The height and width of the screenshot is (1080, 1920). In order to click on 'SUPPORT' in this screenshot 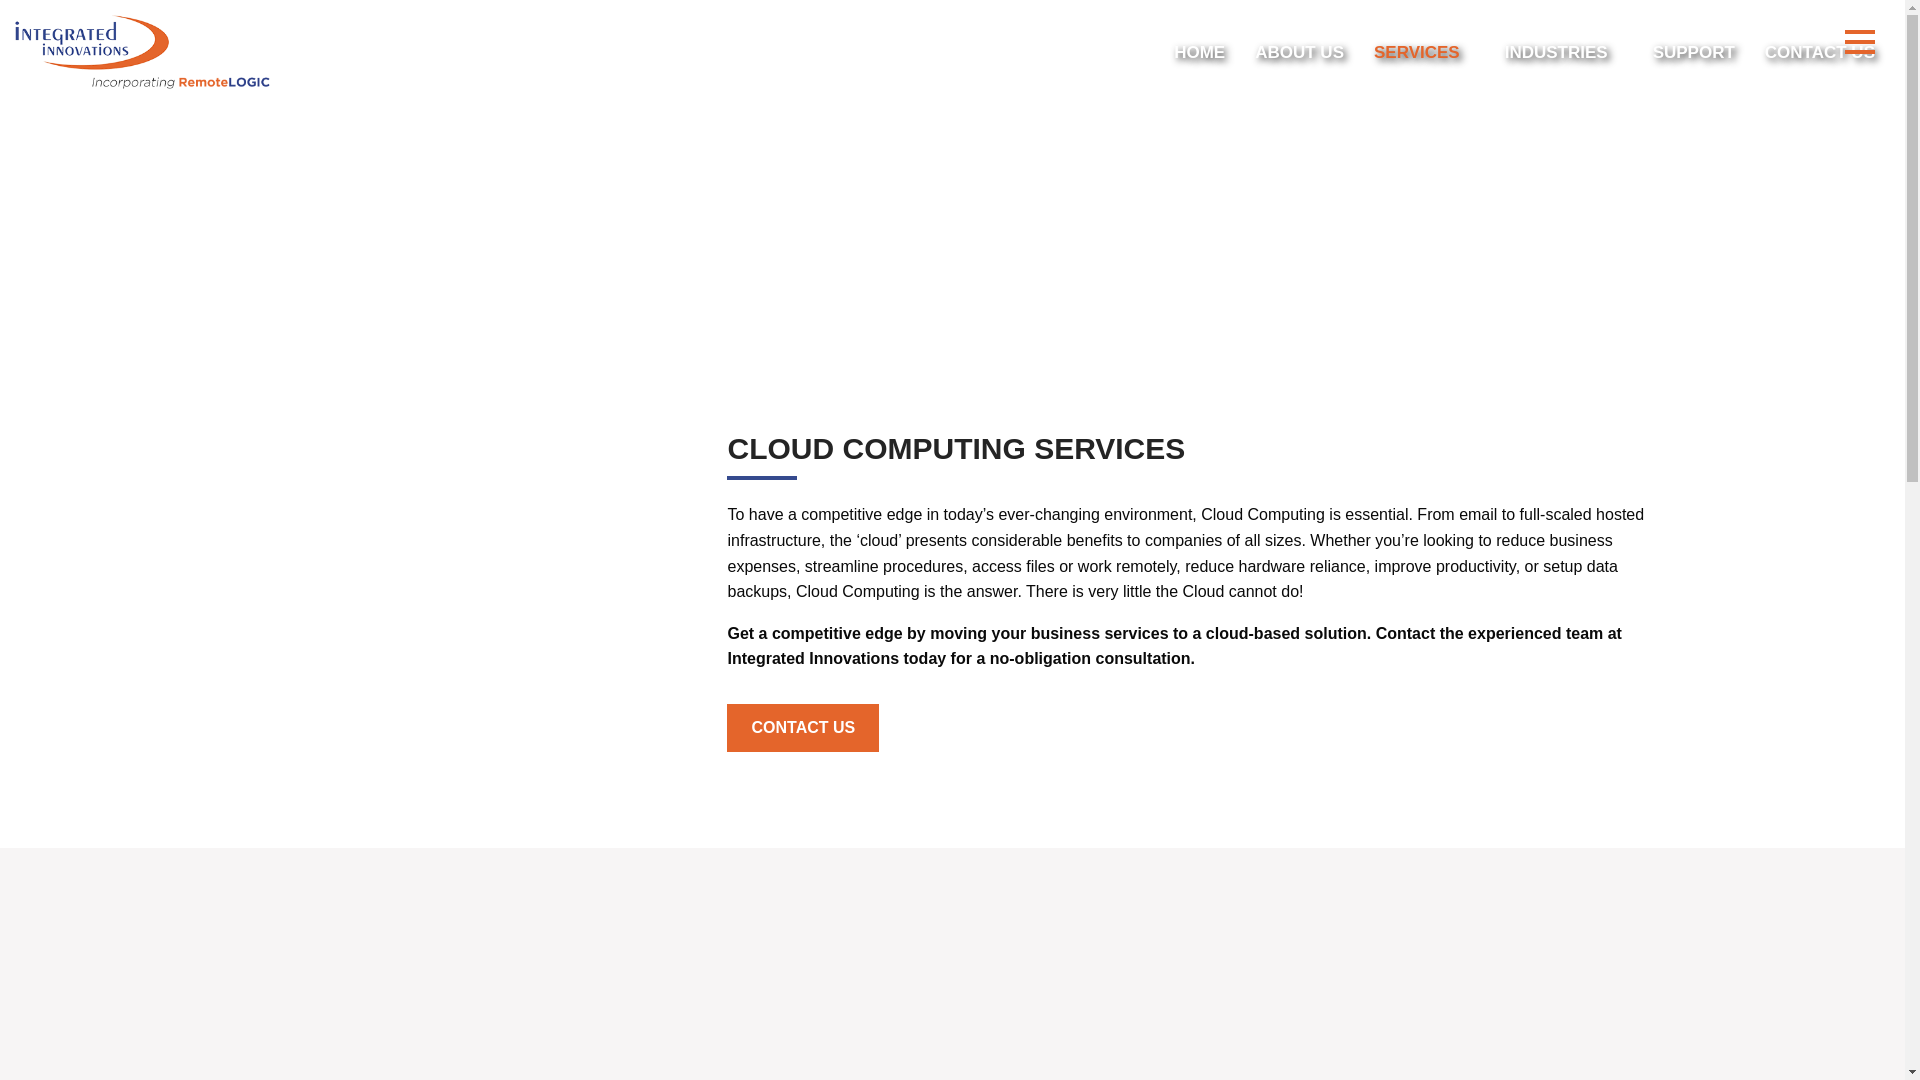, I will do `click(1652, 50)`.